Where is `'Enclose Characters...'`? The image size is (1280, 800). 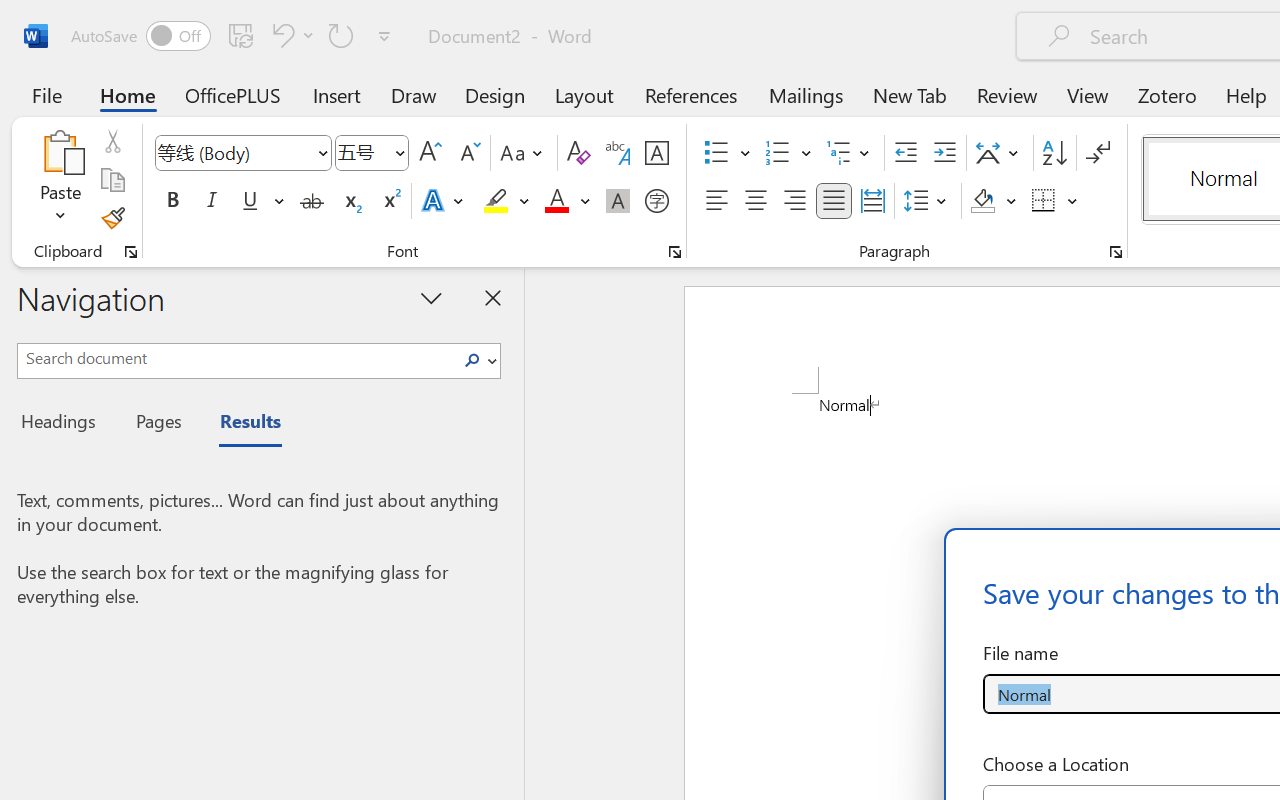 'Enclose Characters...' is located at coordinates (656, 201).